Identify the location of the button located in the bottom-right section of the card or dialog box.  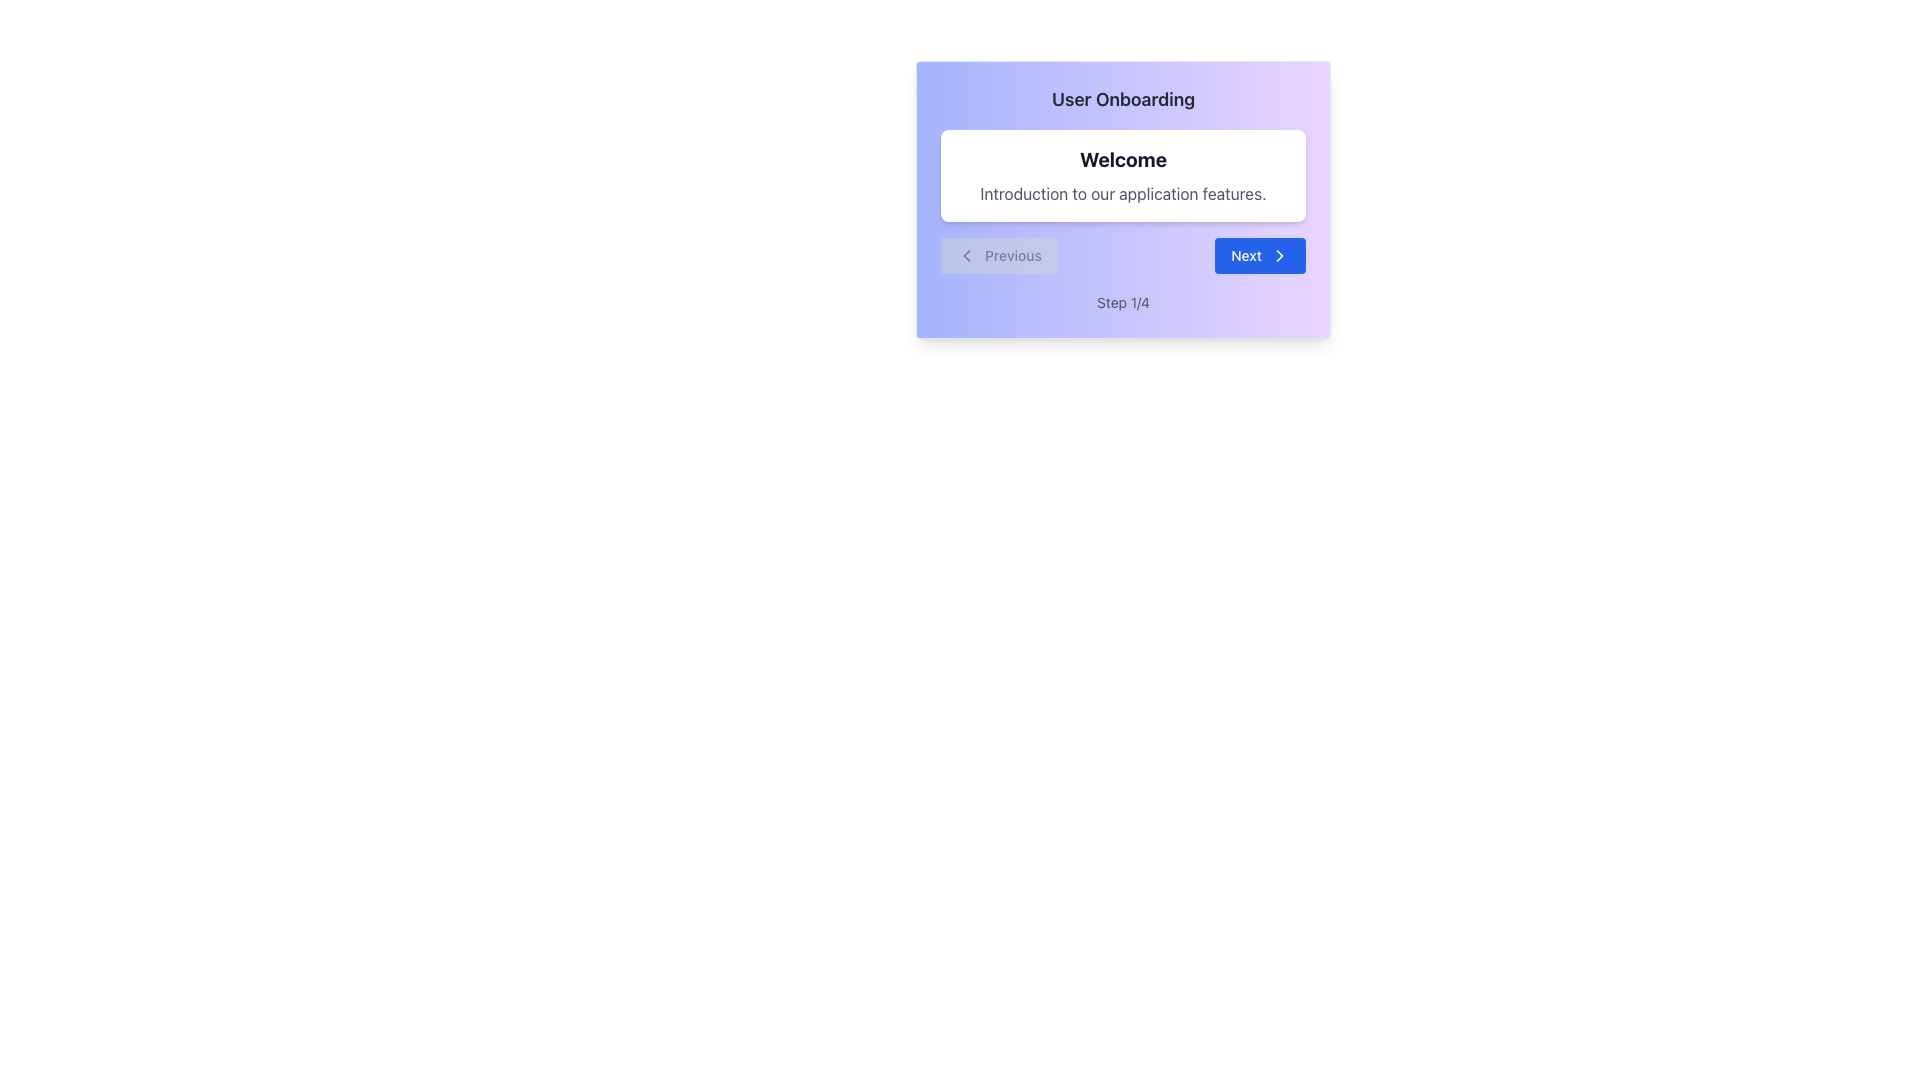
(1259, 254).